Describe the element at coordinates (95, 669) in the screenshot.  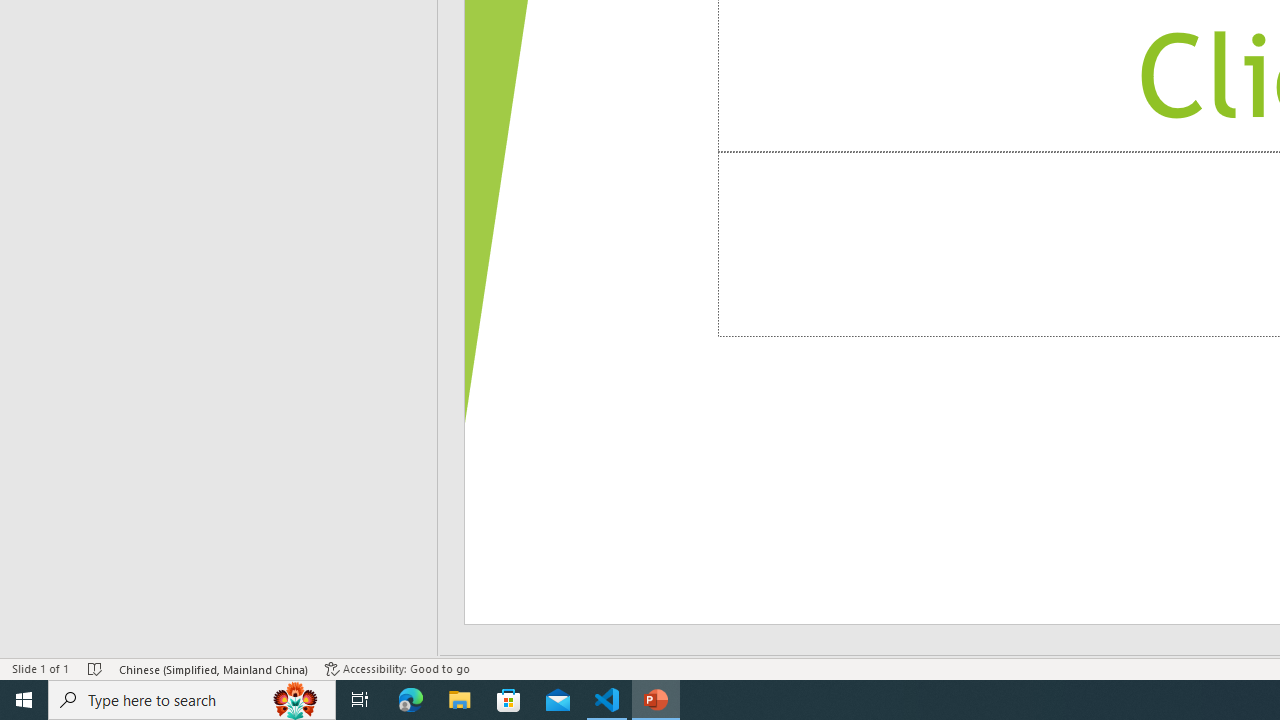
I see `'Spell Check No Errors'` at that location.